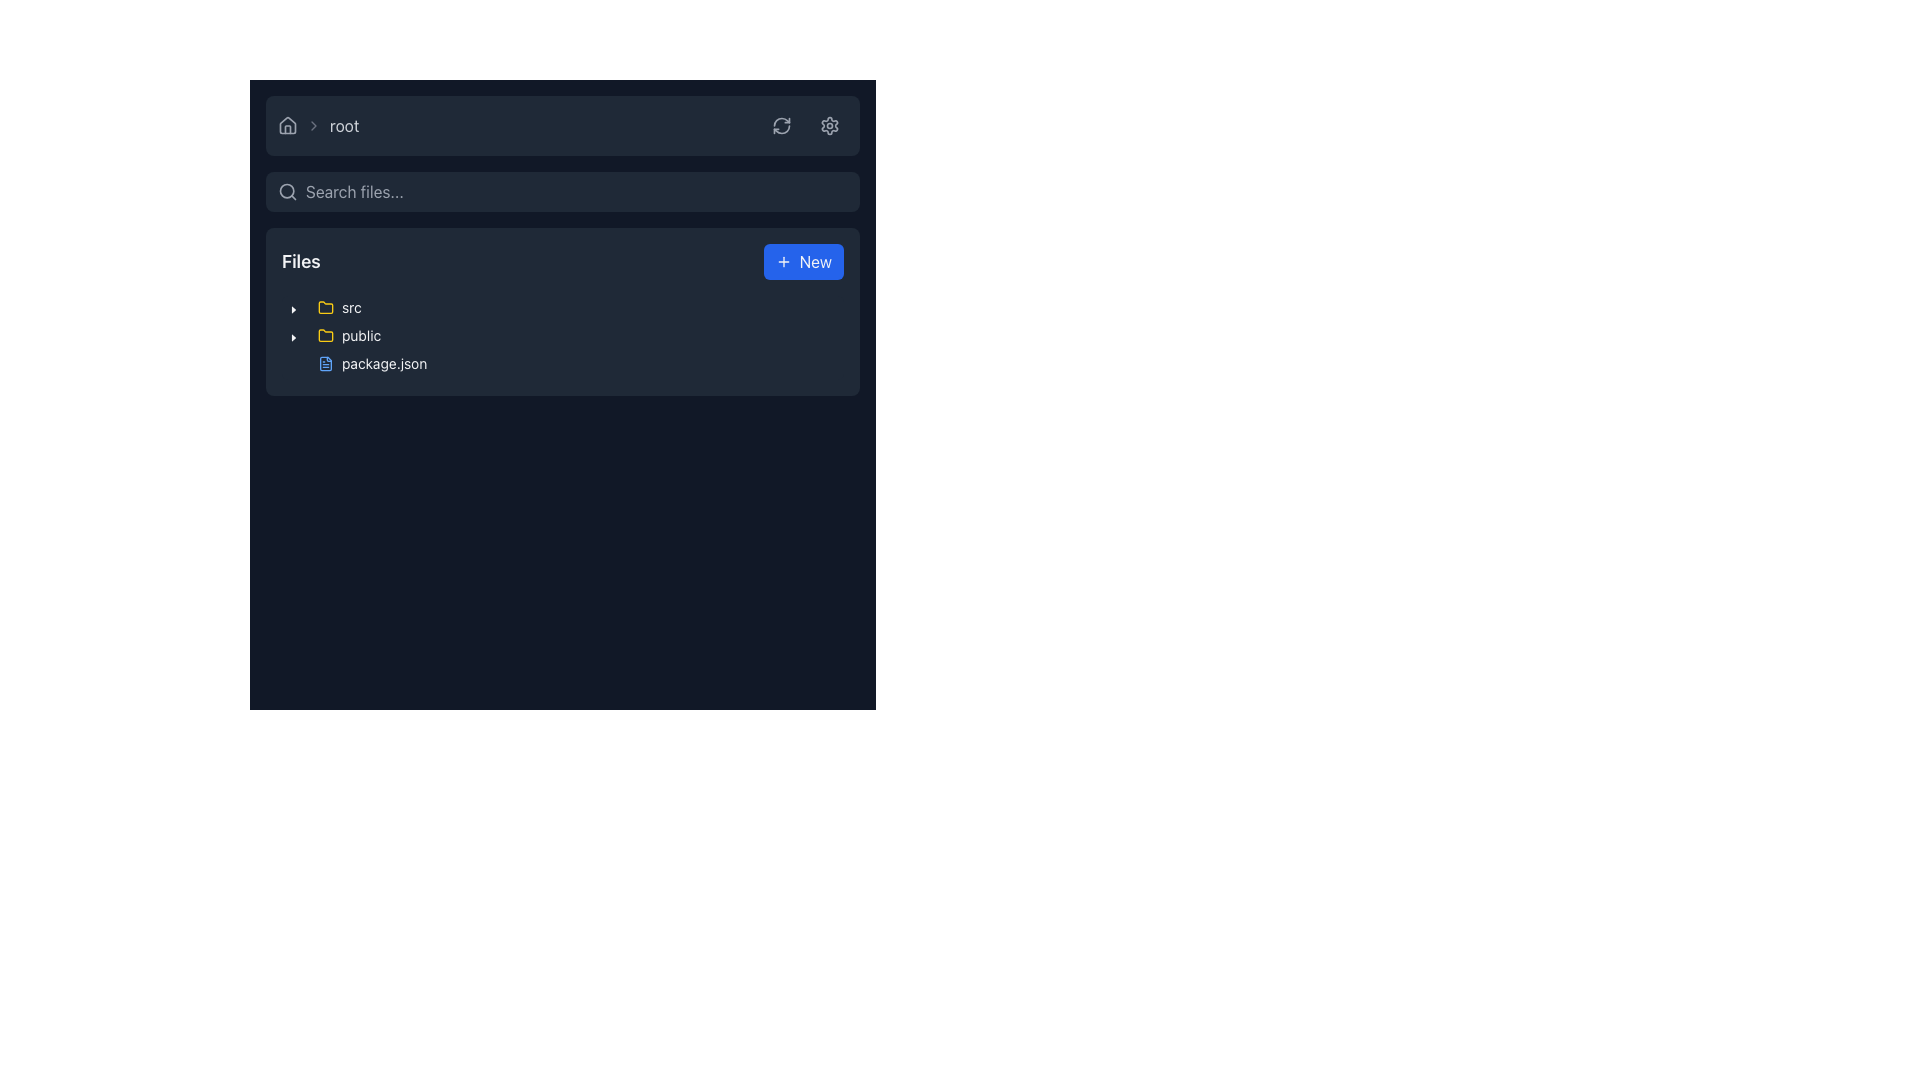  Describe the element at coordinates (335, 334) in the screenshot. I see `the caret of the 'public' TreeViewItem` at that location.